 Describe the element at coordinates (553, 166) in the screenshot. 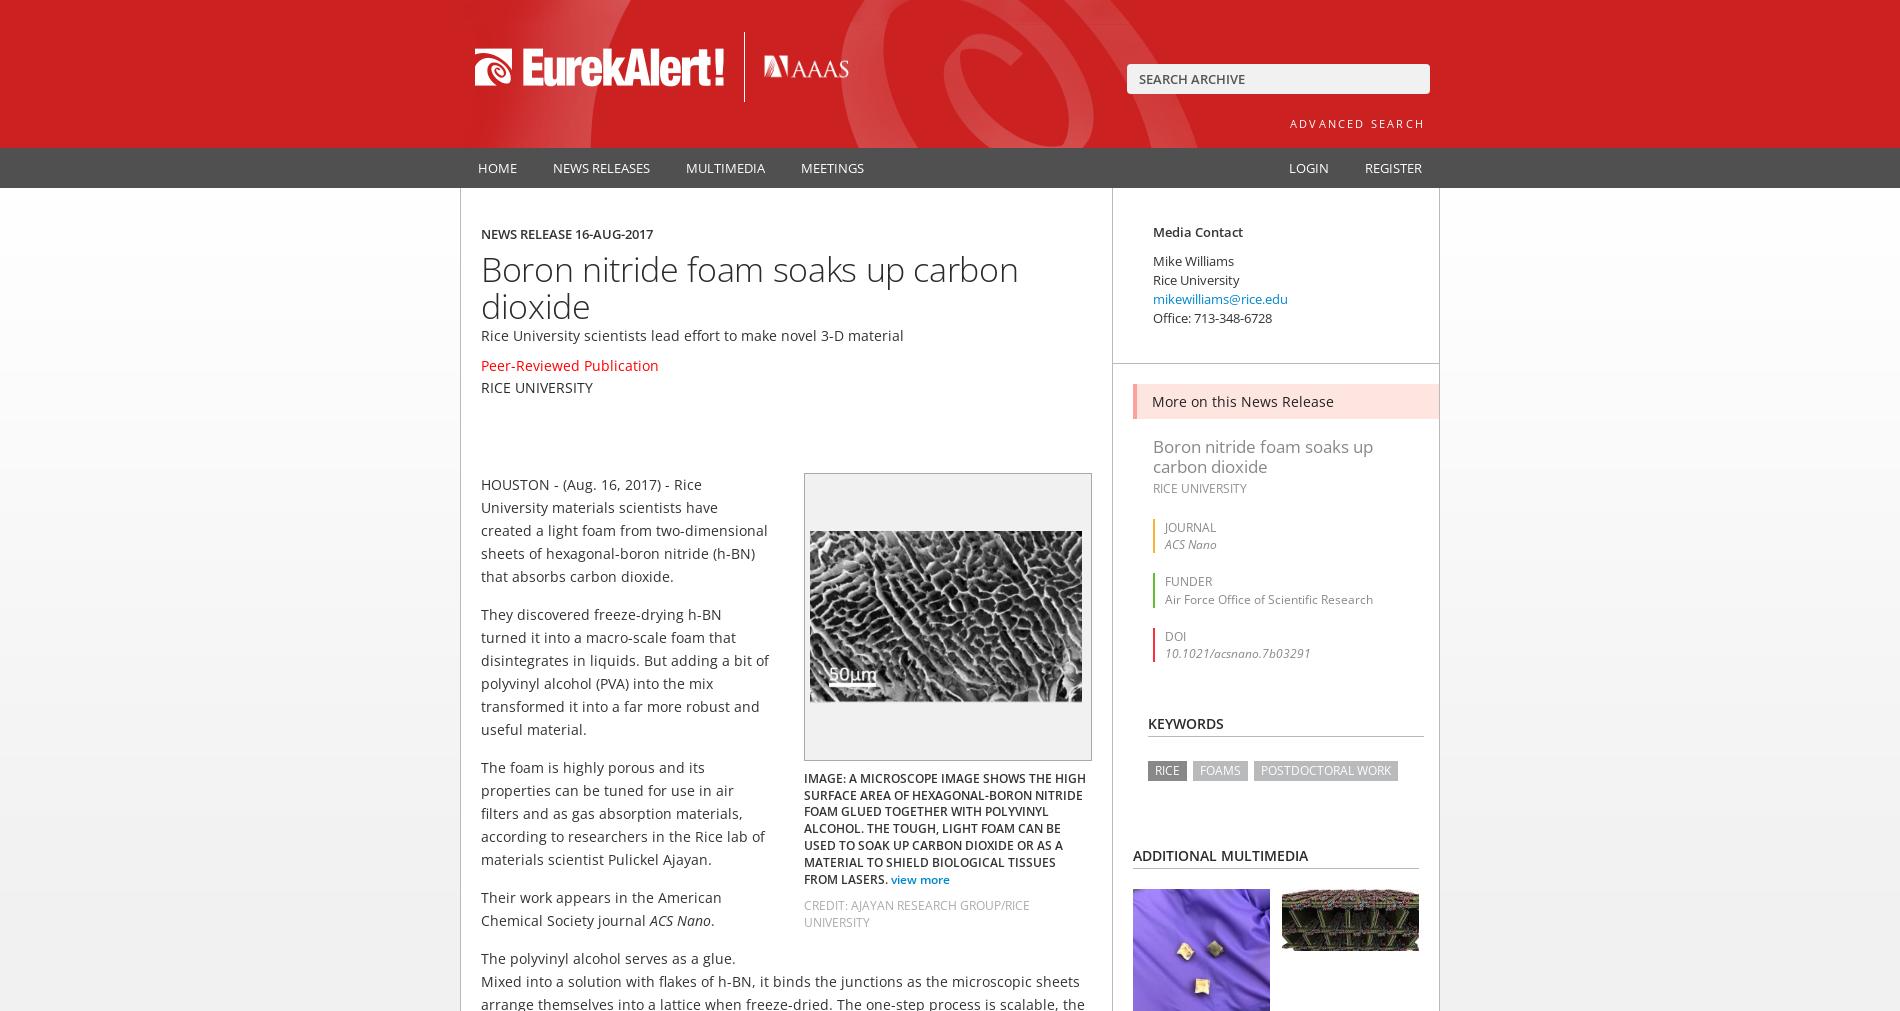

I see `'News Releases'` at that location.